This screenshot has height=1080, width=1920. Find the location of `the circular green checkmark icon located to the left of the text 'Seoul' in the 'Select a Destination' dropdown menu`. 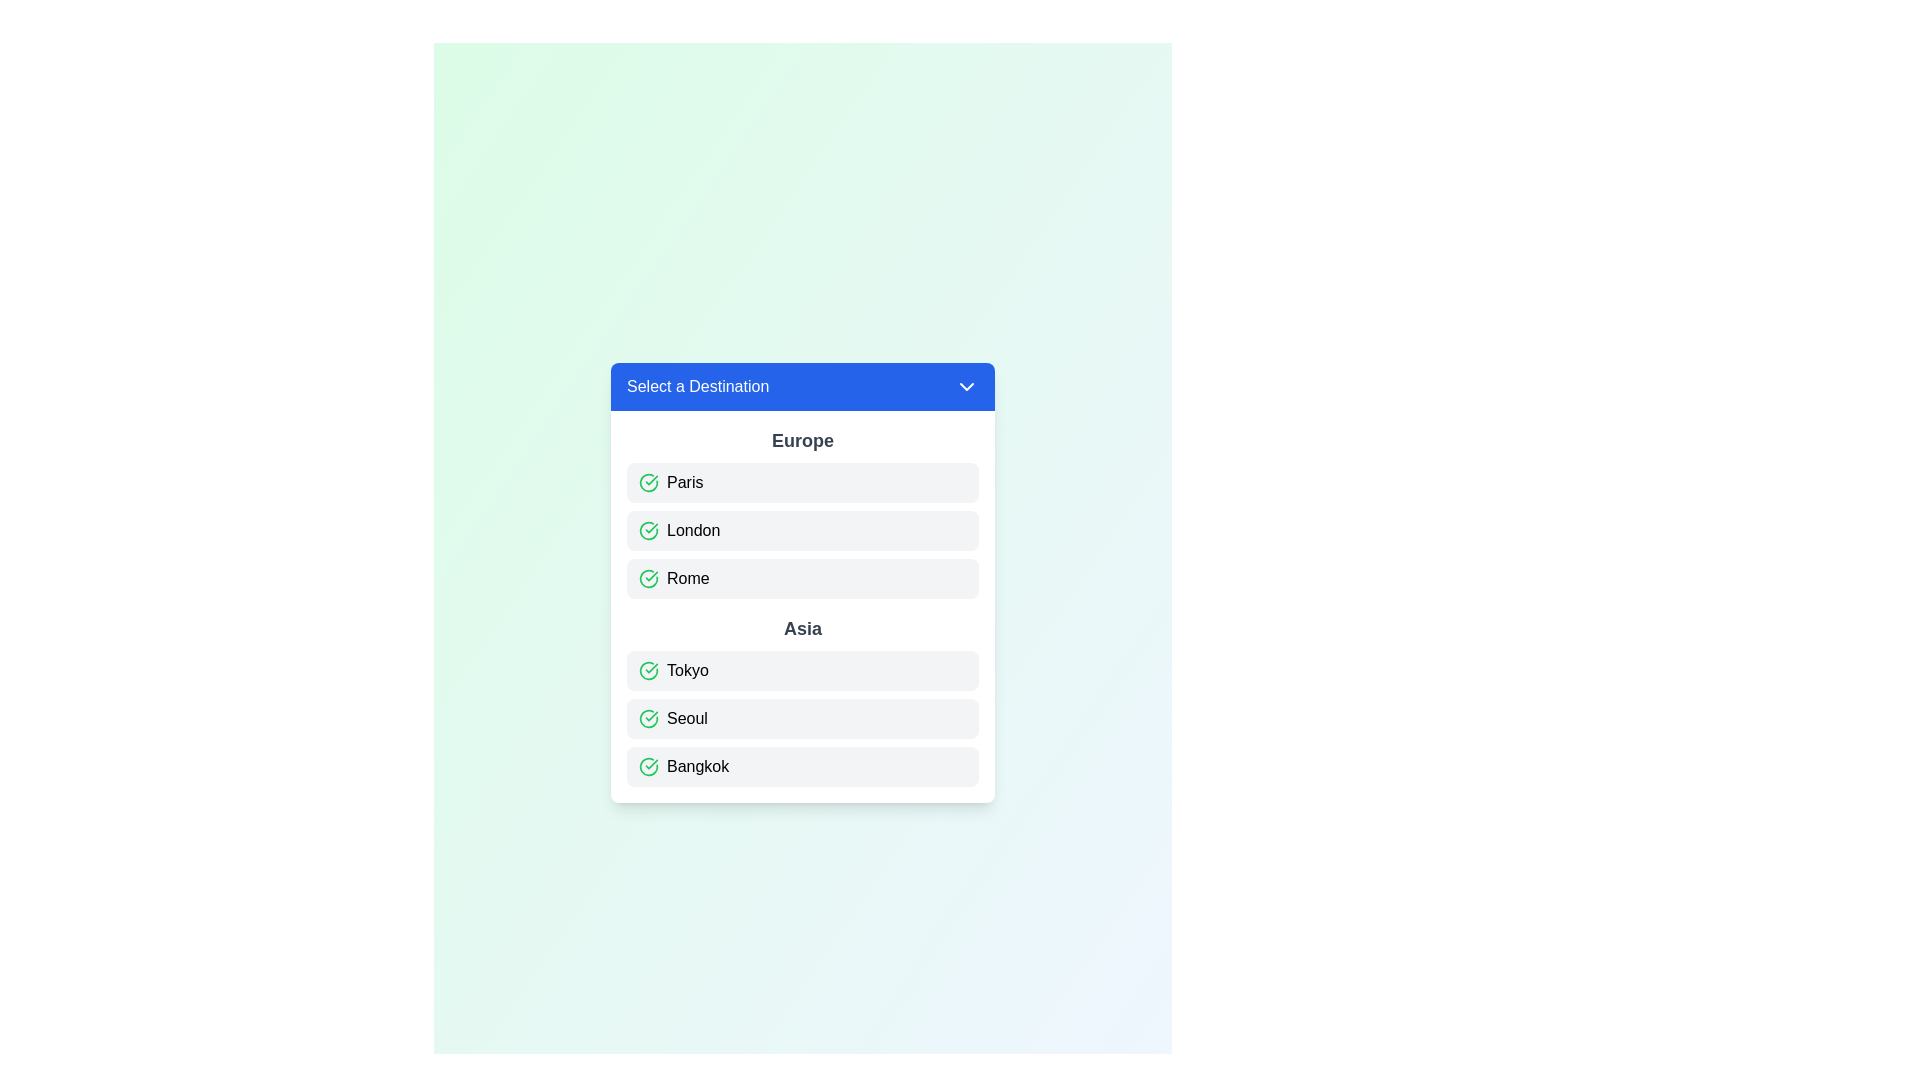

the circular green checkmark icon located to the left of the text 'Seoul' in the 'Select a Destination' dropdown menu is located at coordinates (648, 717).